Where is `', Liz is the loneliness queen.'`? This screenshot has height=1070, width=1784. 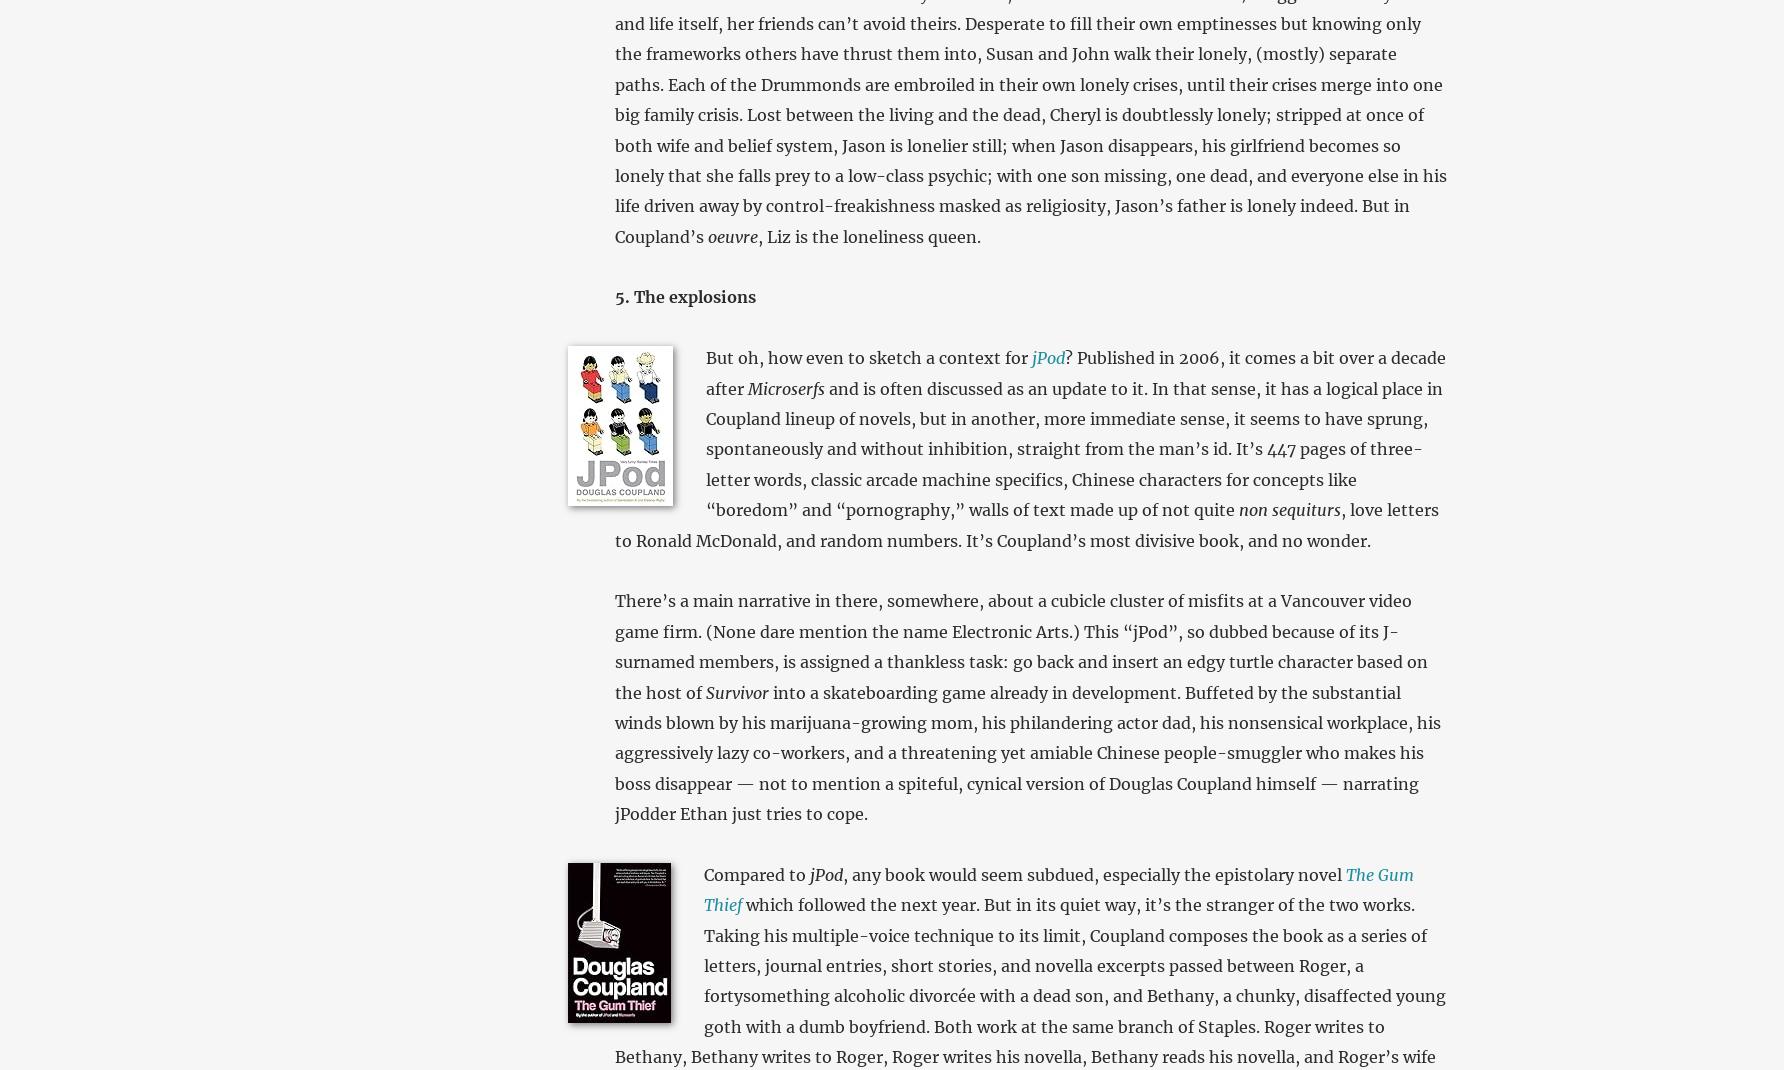 ', Liz is the loneliness queen.' is located at coordinates (867, 235).